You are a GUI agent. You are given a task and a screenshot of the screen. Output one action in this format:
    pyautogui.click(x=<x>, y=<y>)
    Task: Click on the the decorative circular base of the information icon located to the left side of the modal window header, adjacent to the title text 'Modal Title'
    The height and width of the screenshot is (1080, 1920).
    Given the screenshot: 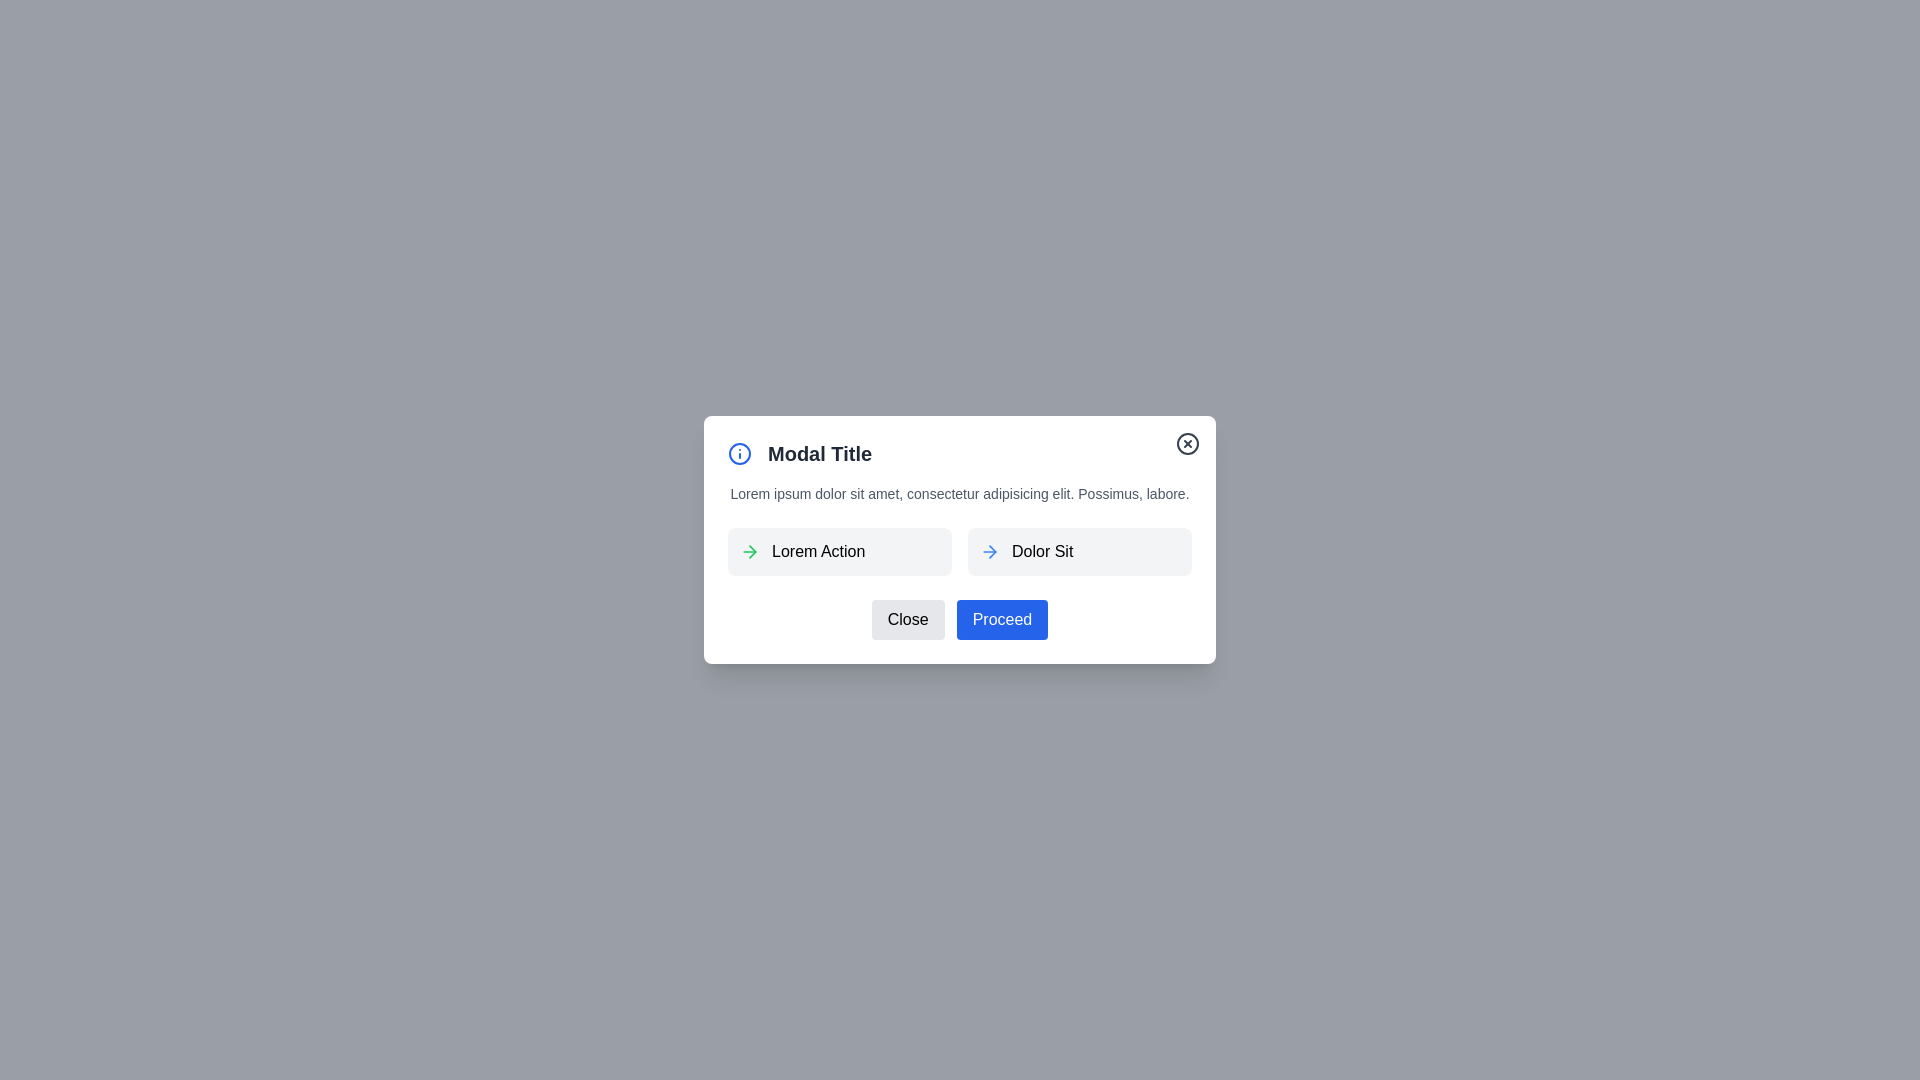 What is the action you would take?
    pyautogui.click(x=738, y=454)
    